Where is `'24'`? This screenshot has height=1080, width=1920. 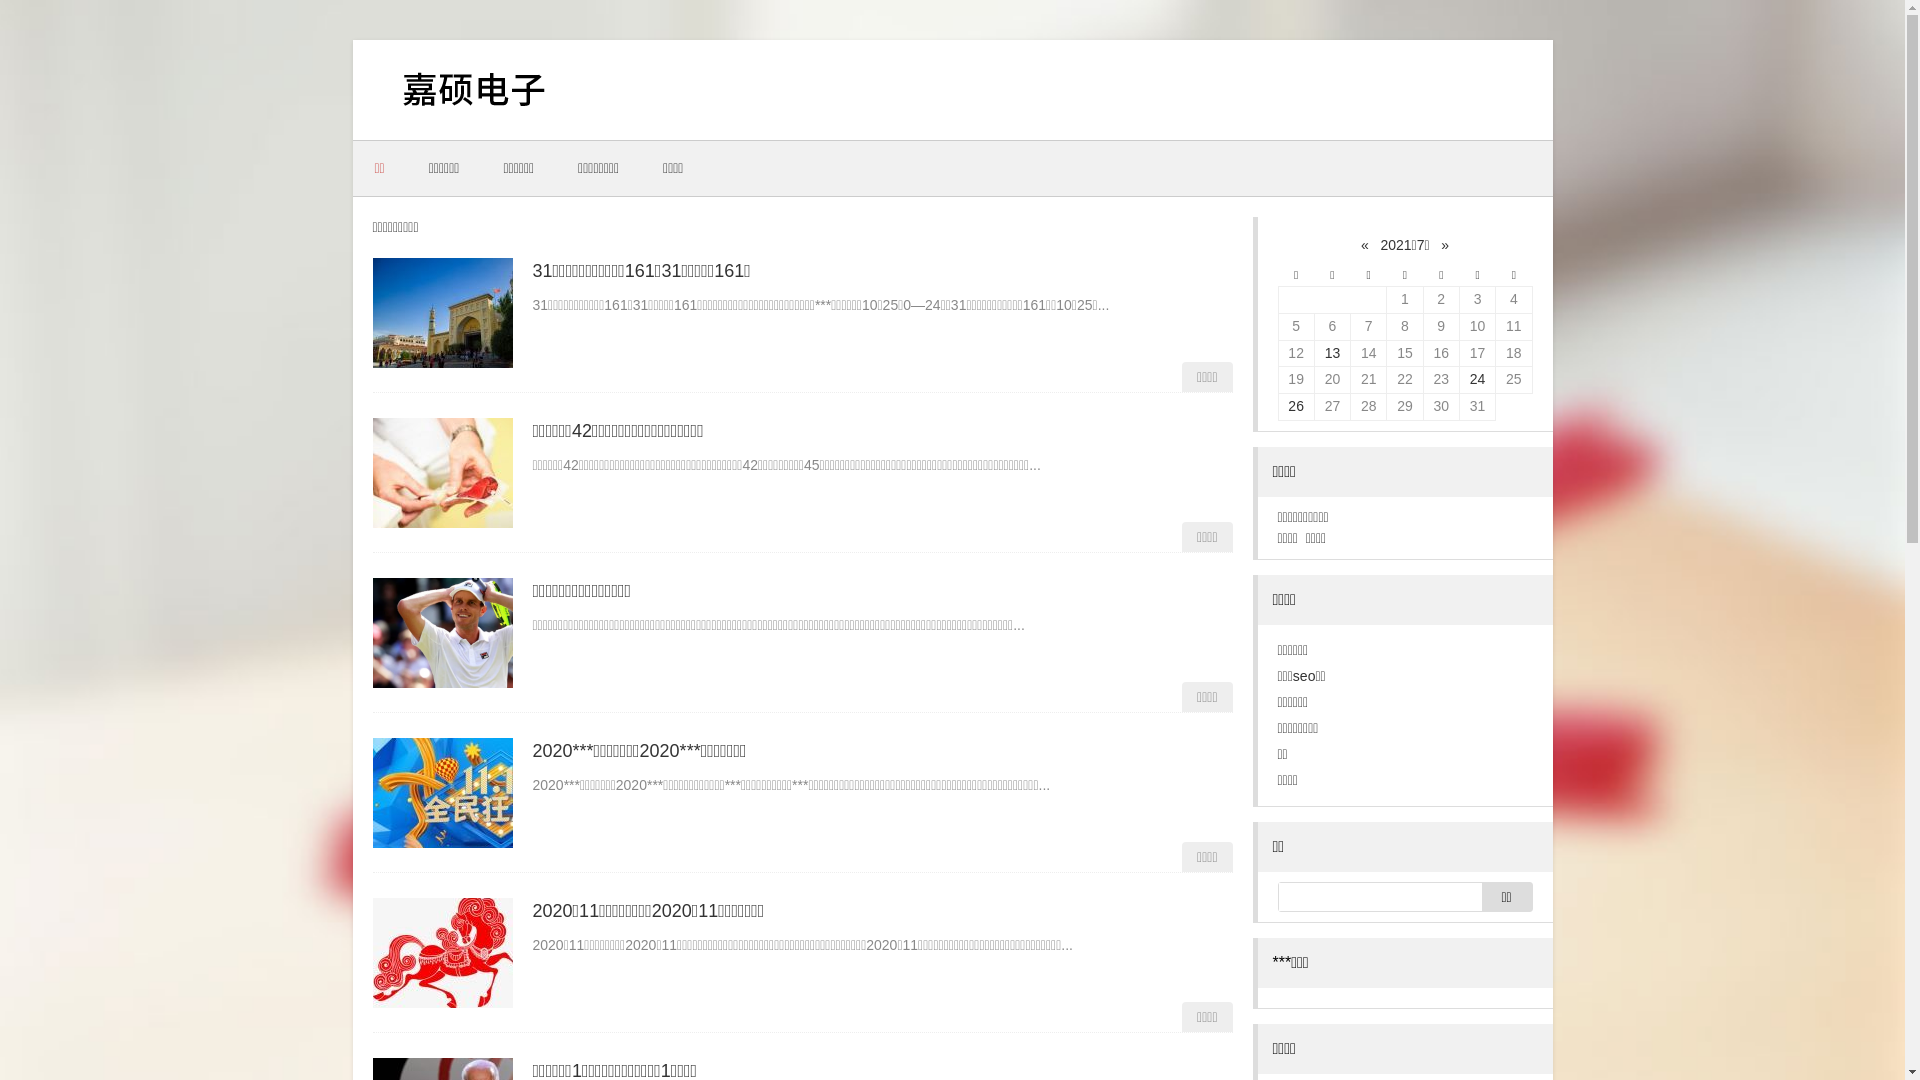
'24' is located at coordinates (1478, 378).